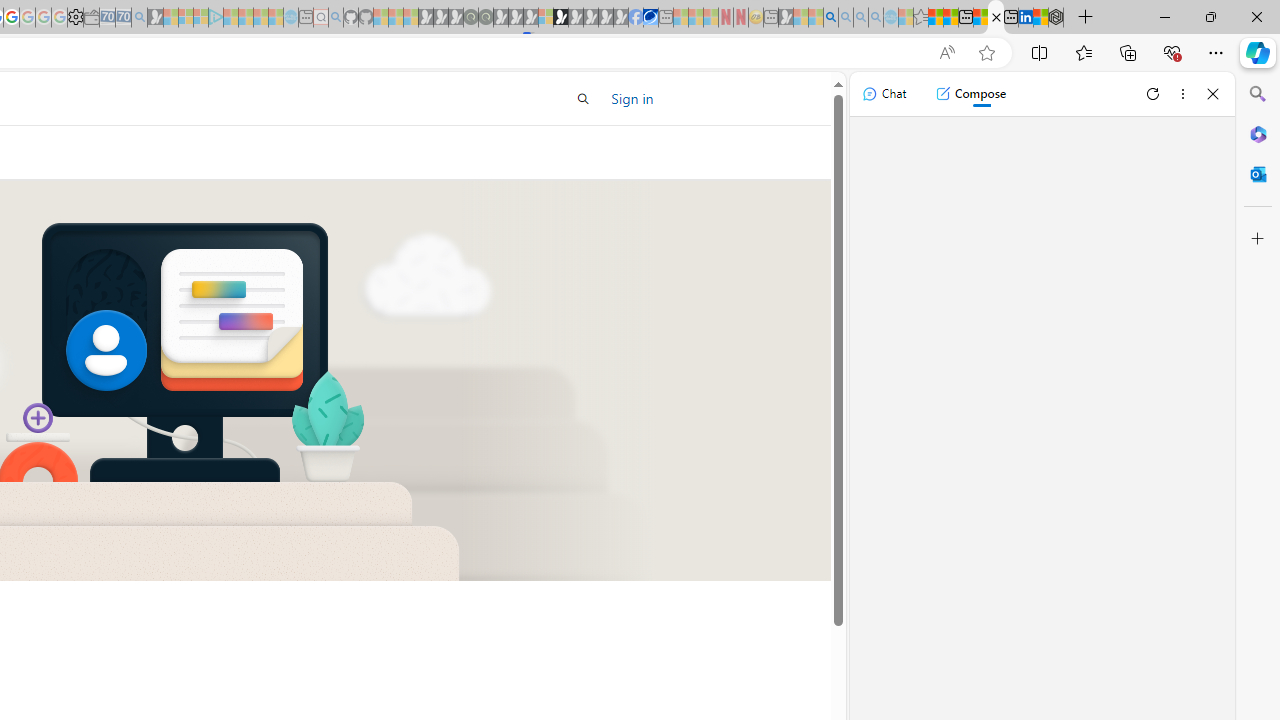  I want to click on 'Sign in to your account - Sleeping', so click(545, 17).